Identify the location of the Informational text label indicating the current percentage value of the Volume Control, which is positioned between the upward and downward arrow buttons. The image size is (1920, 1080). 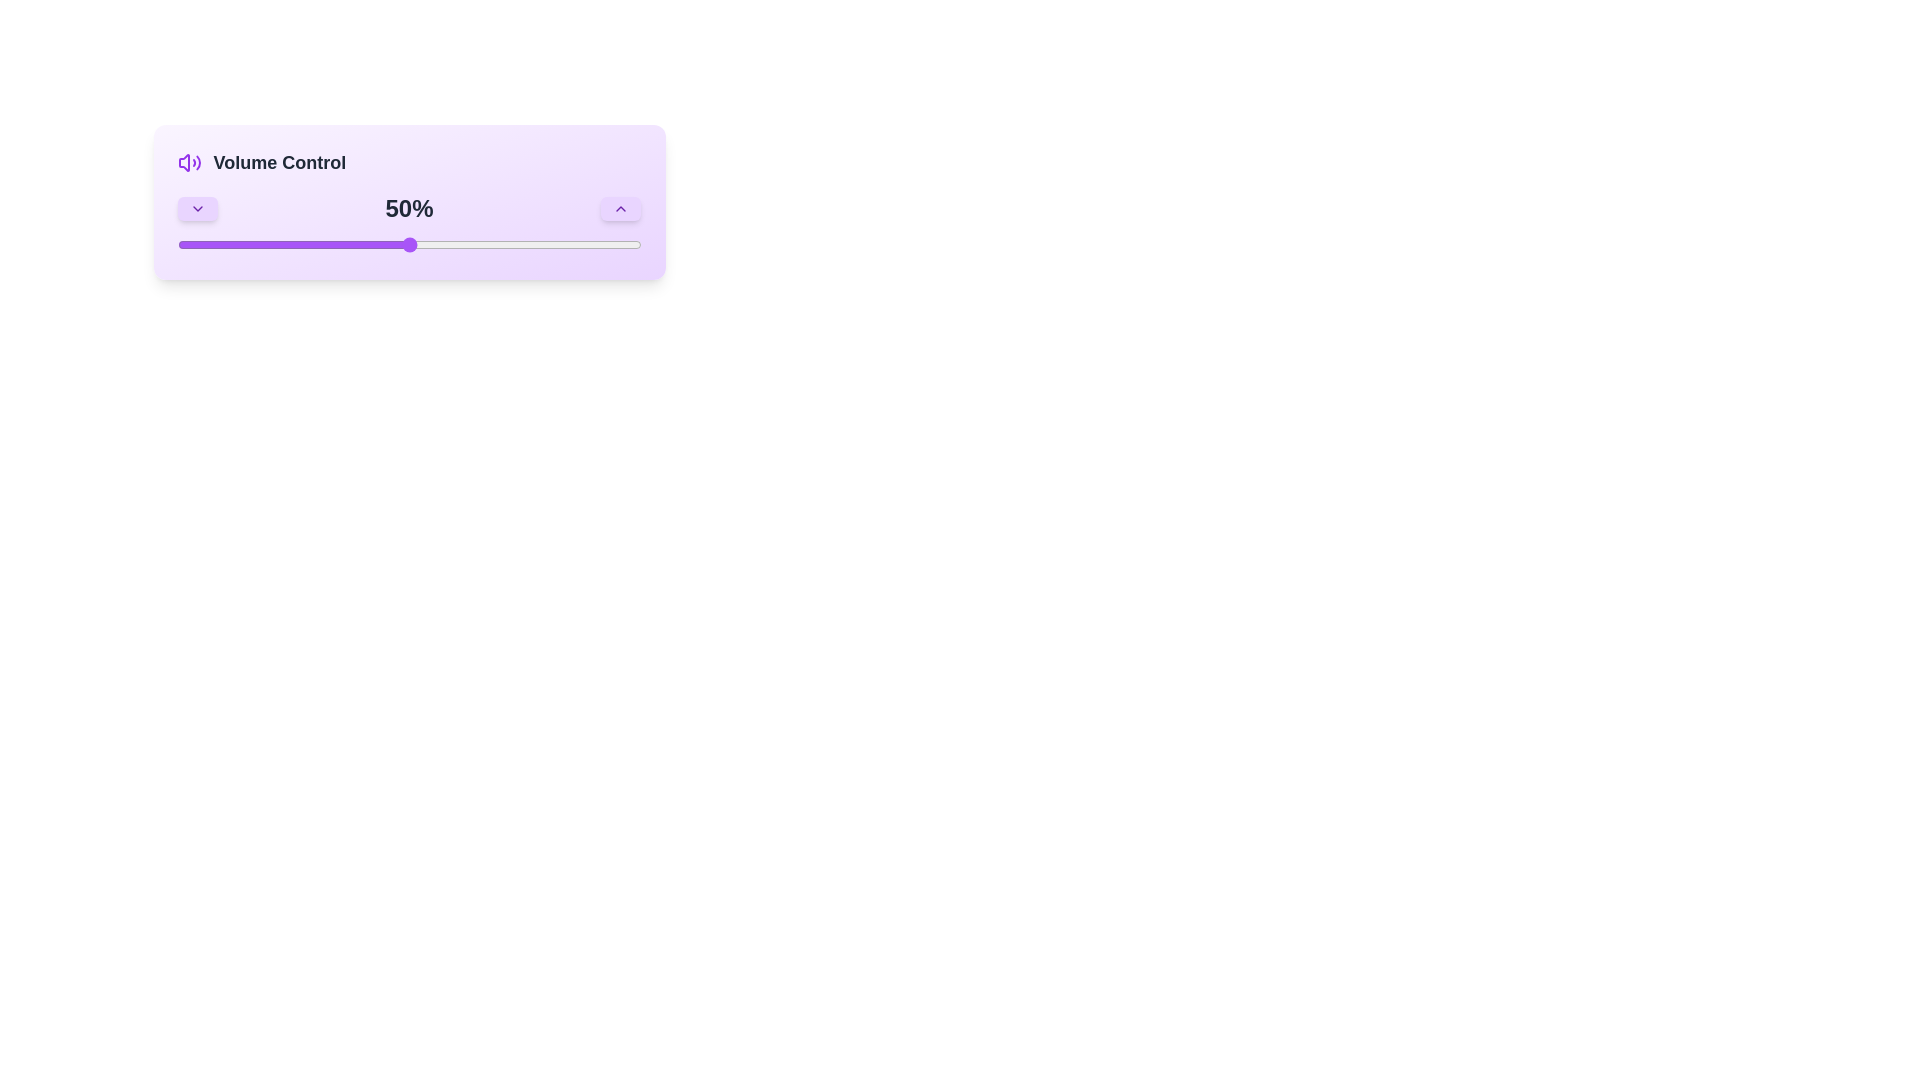
(408, 224).